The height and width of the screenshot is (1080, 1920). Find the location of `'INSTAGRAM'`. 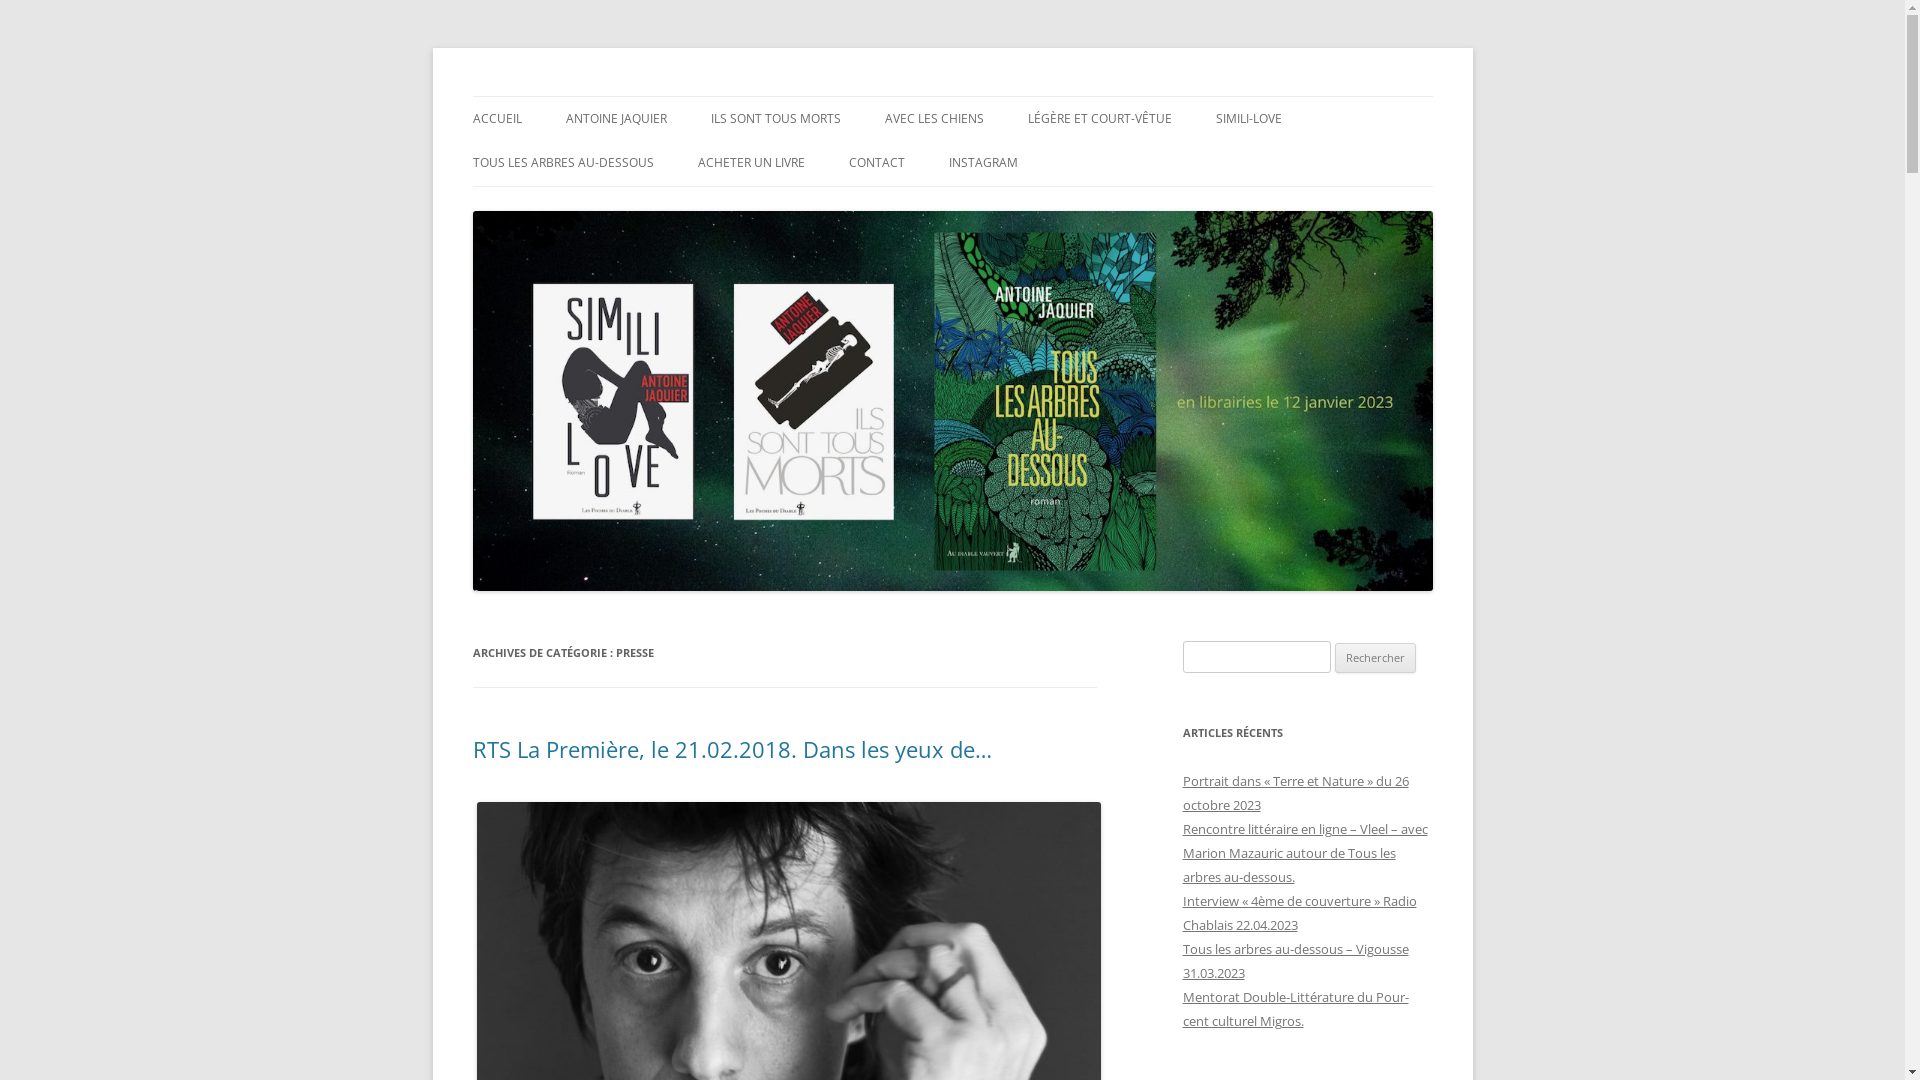

'INSTAGRAM' is located at coordinates (947, 161).